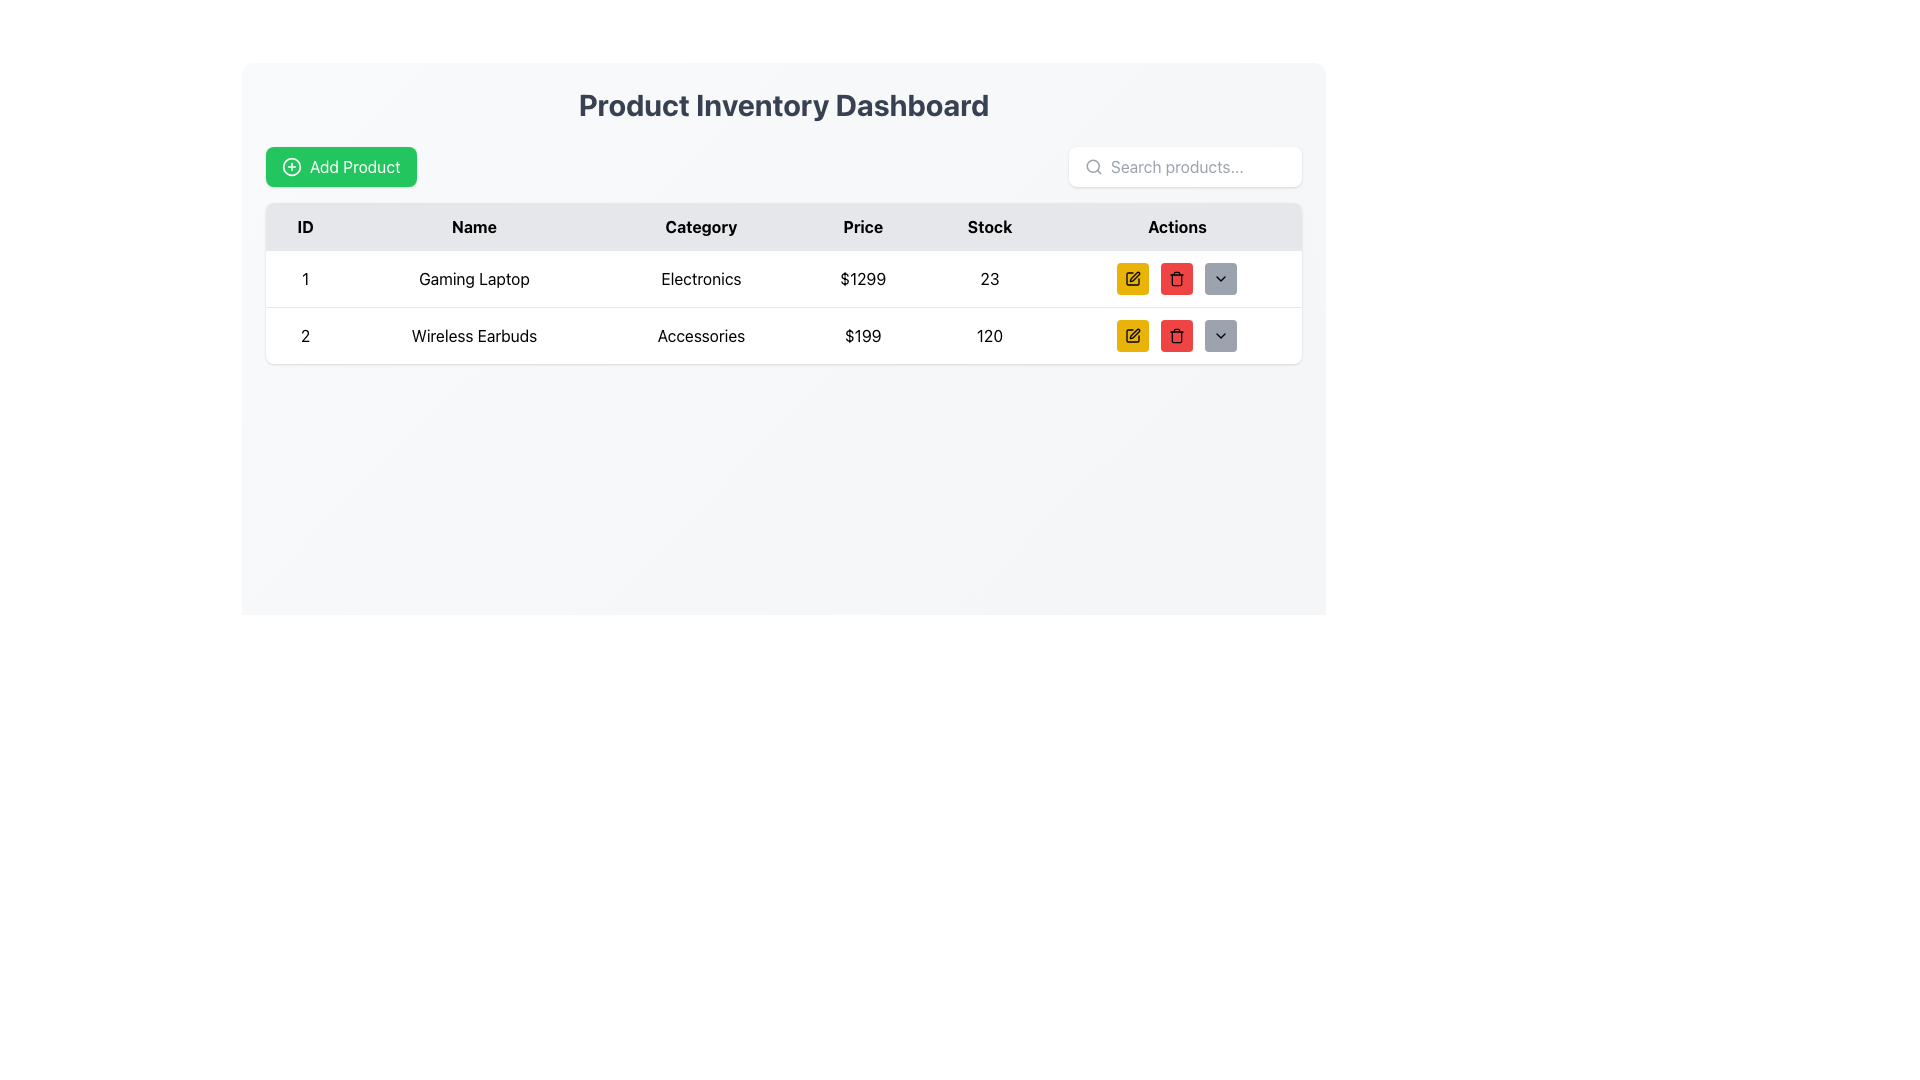 This screenshot has width=1920, height=1080. Describe the element at coordinates (701, 334) in the screenshot. I see `the 'Accessories' text element in the 'Category' column of the table corresponding to 'Wireless Earbuds'` at that location.